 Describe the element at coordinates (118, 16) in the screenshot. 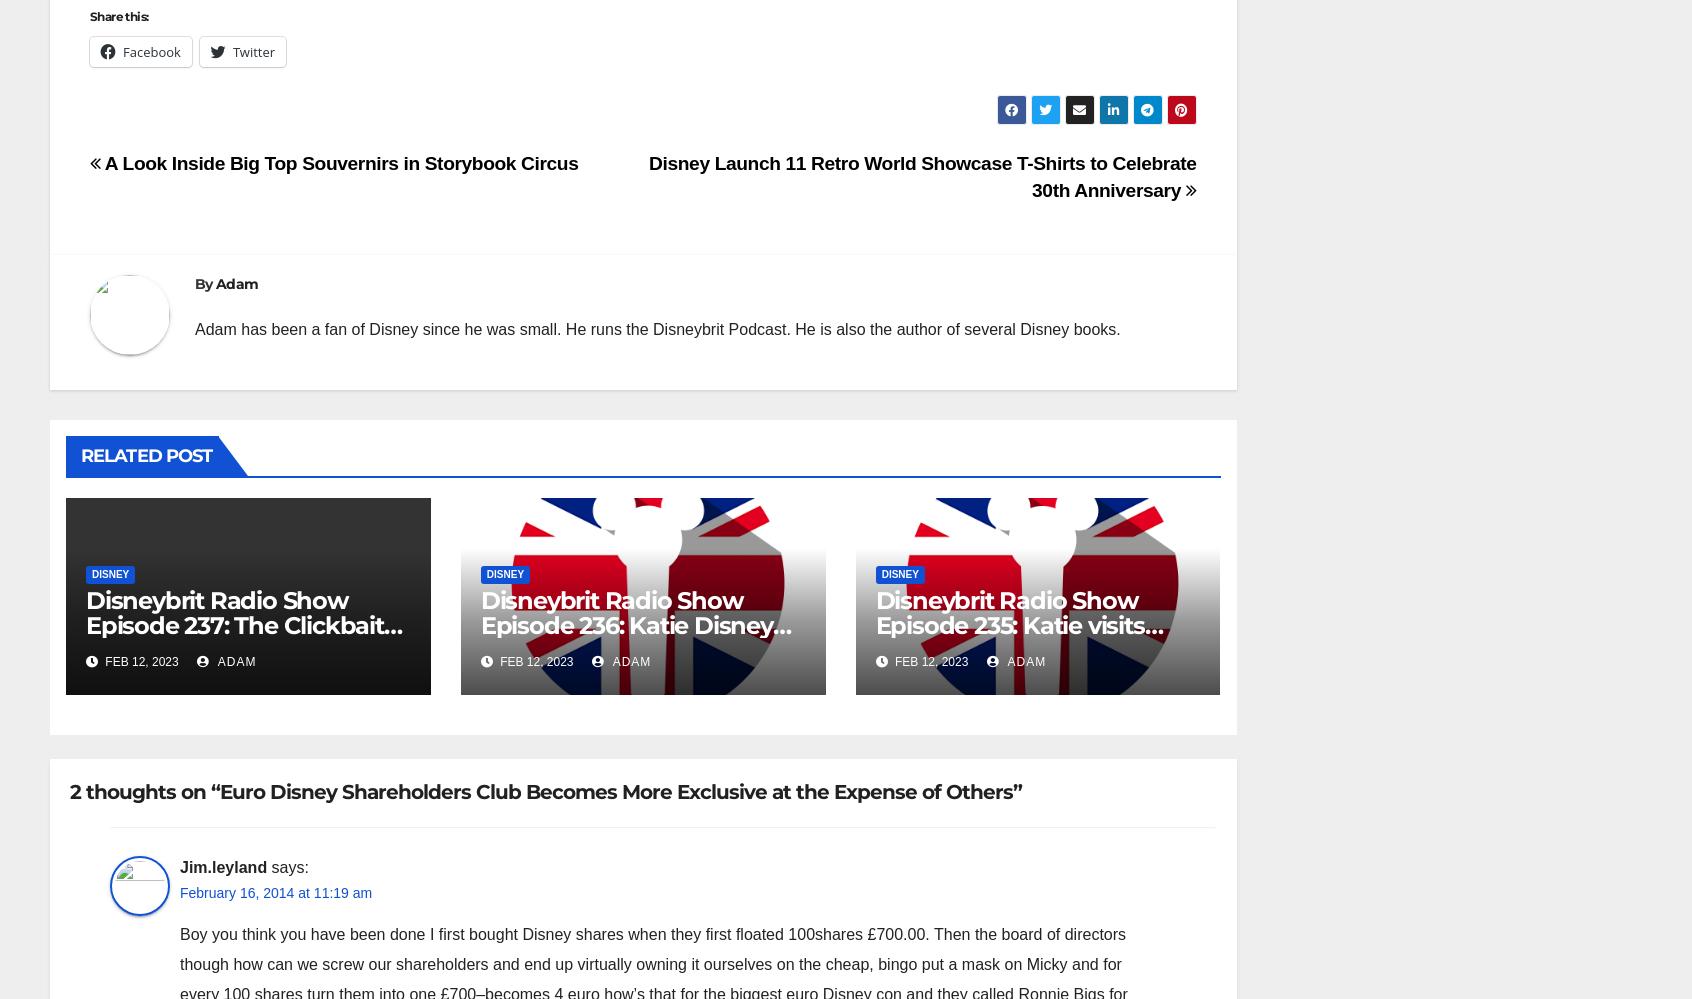

I see `'Share this:'` at that location.